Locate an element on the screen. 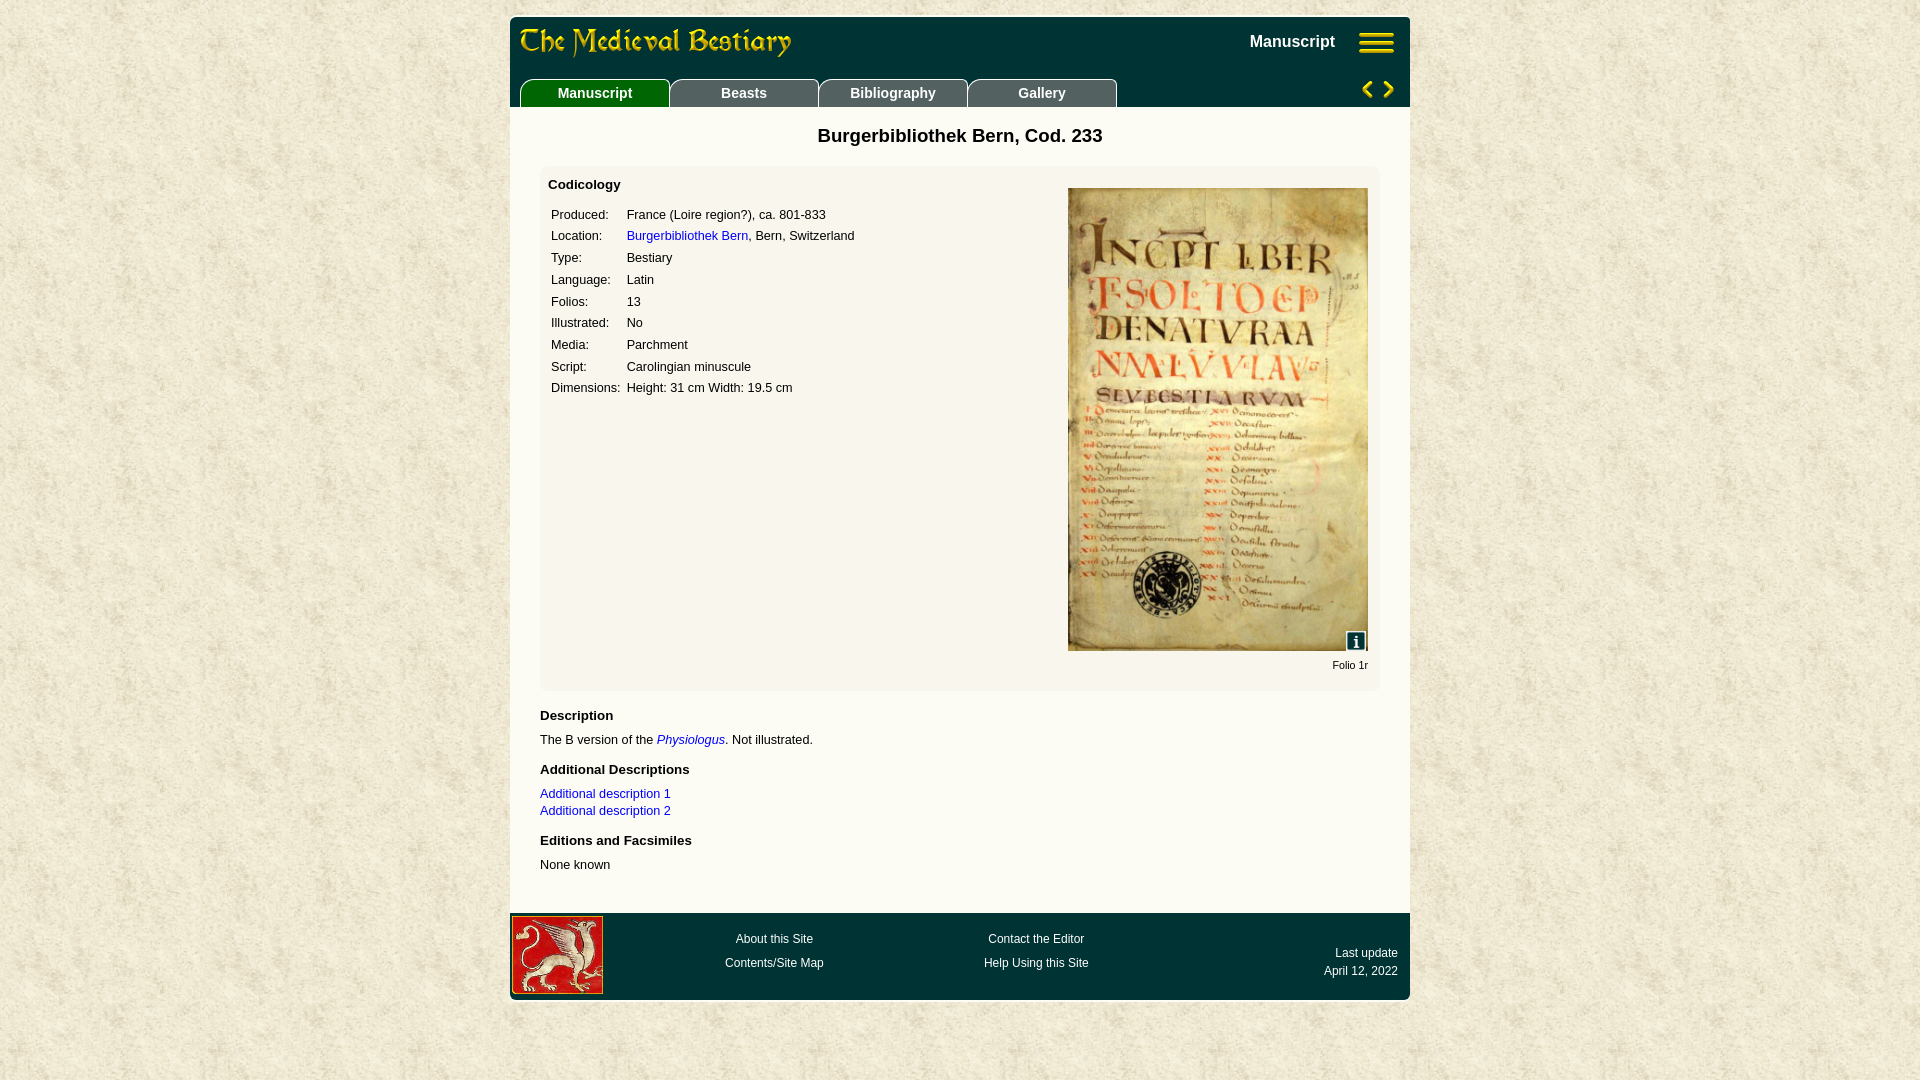  'Physiologus' is located at coordinates (691, 740).